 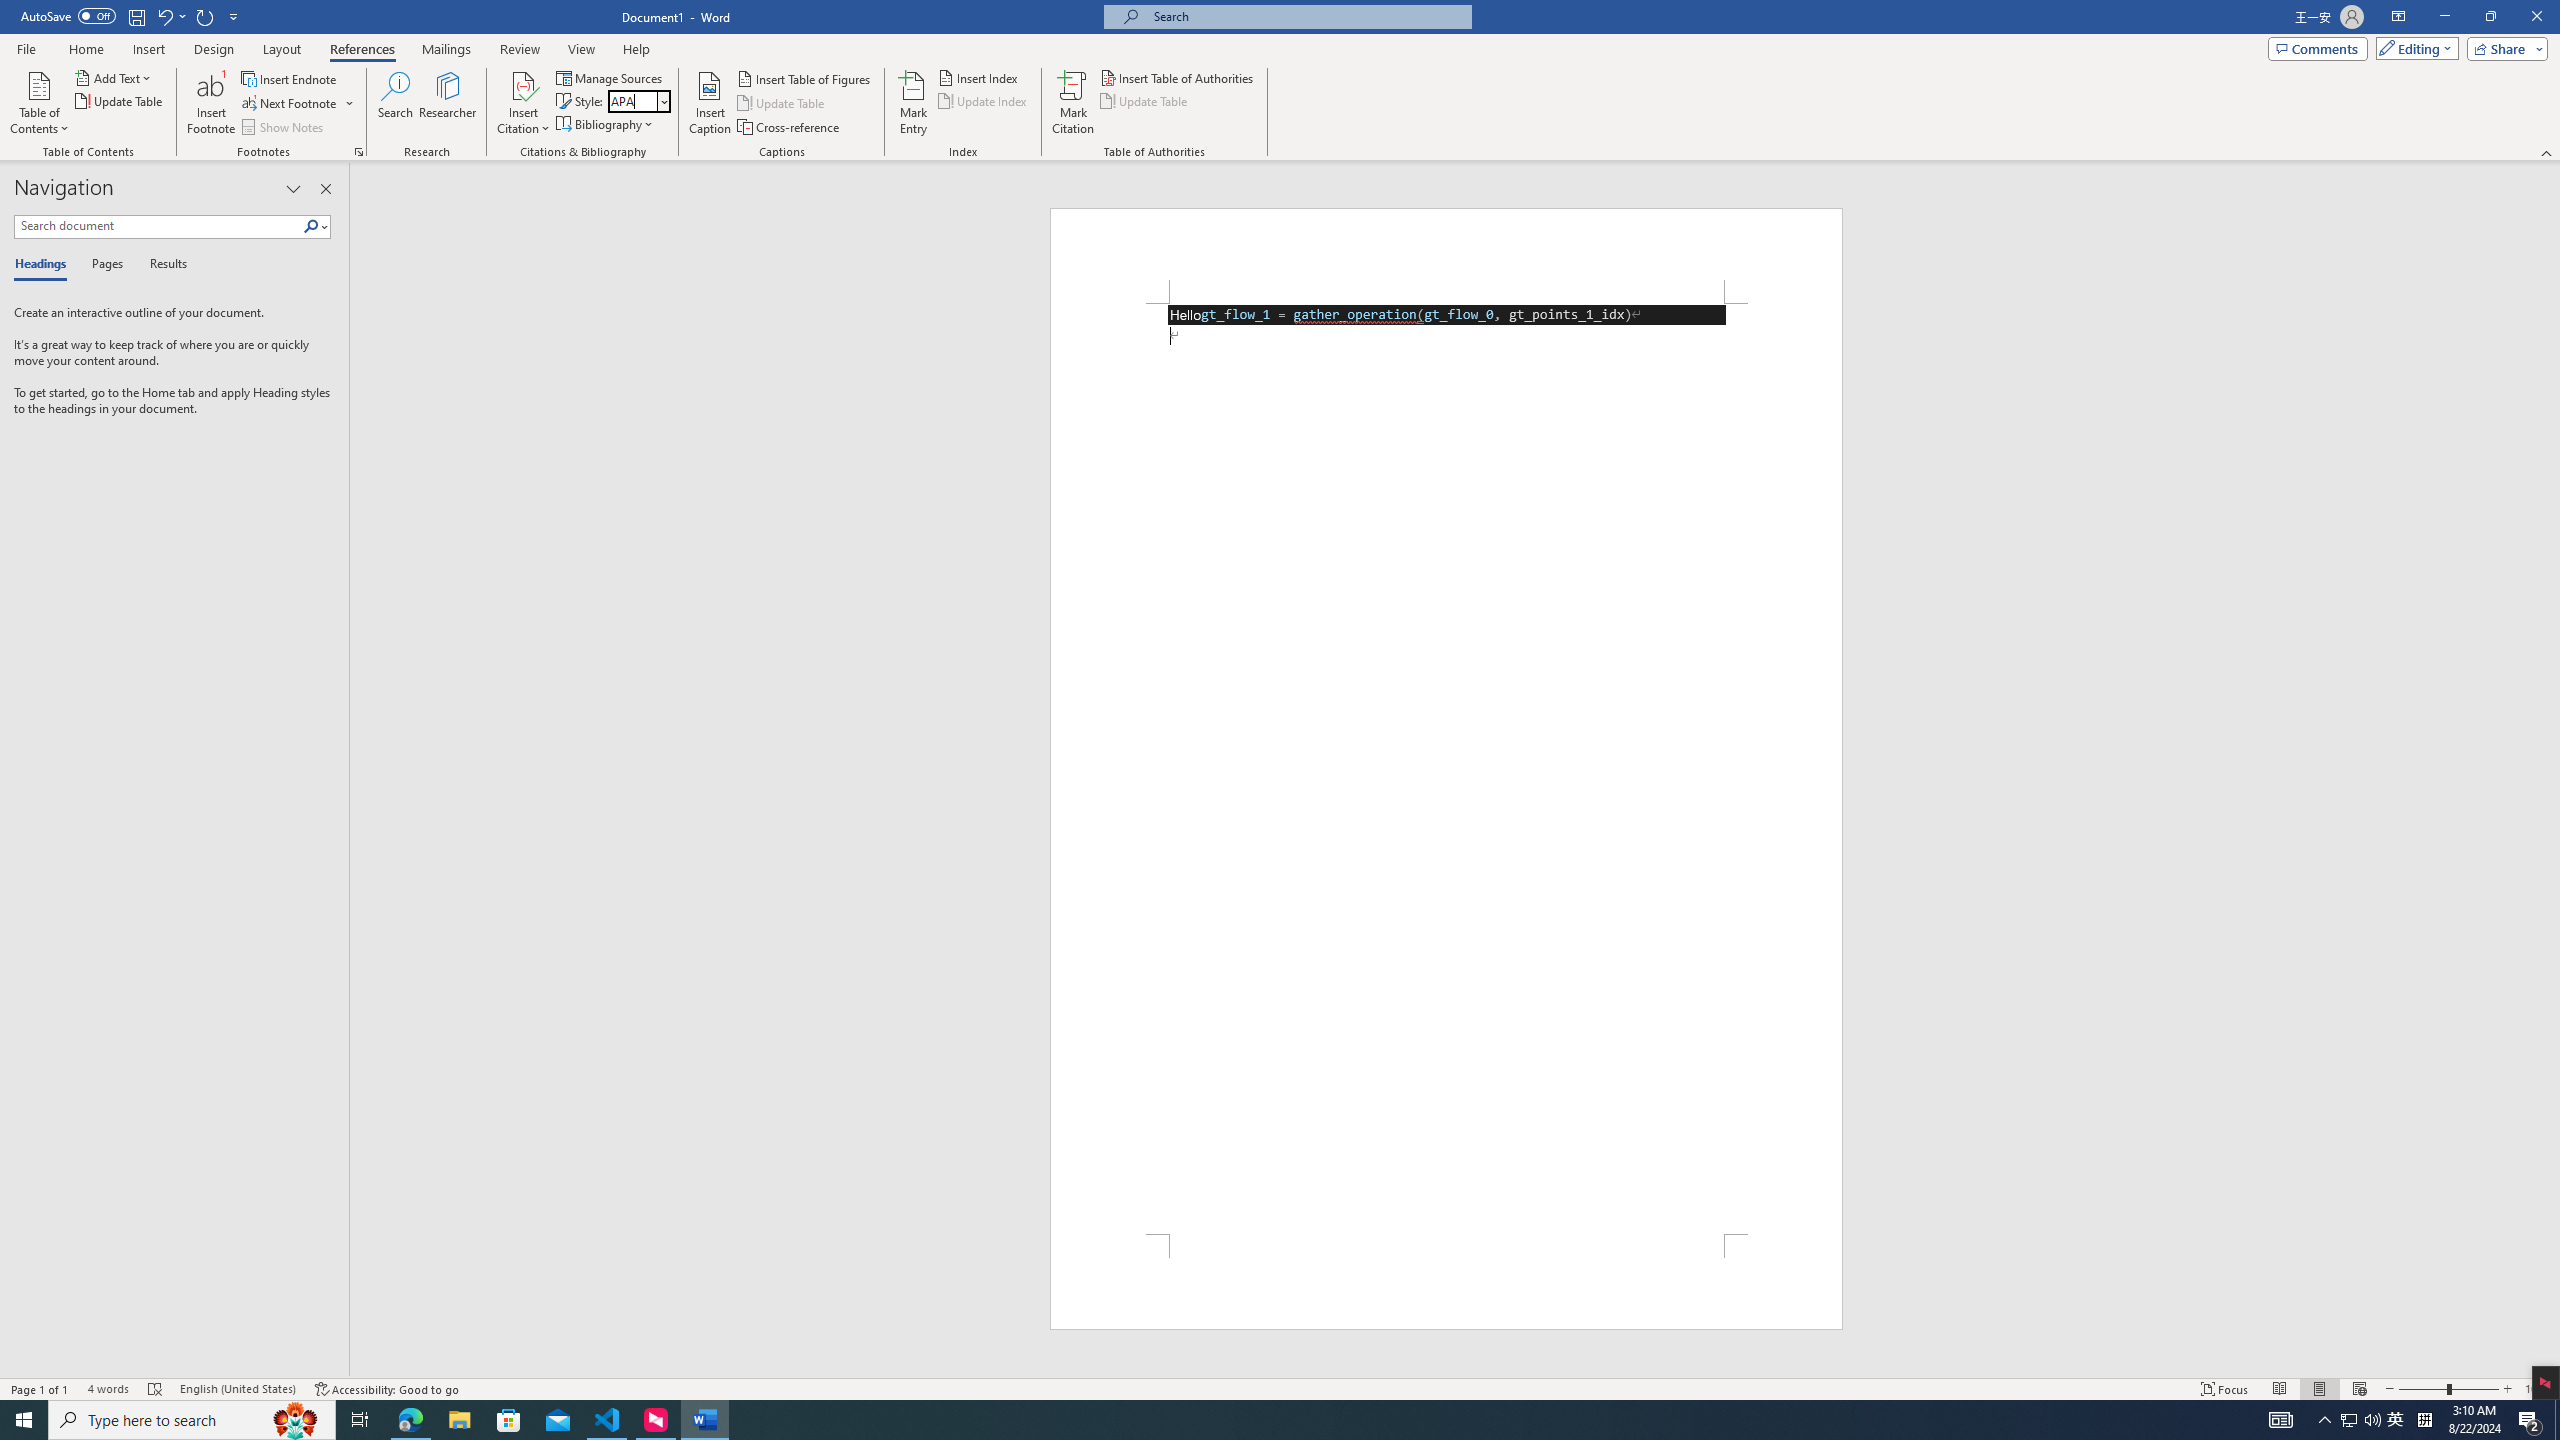 I want to click on 'Next Footnote', so click(x=297, y=103).